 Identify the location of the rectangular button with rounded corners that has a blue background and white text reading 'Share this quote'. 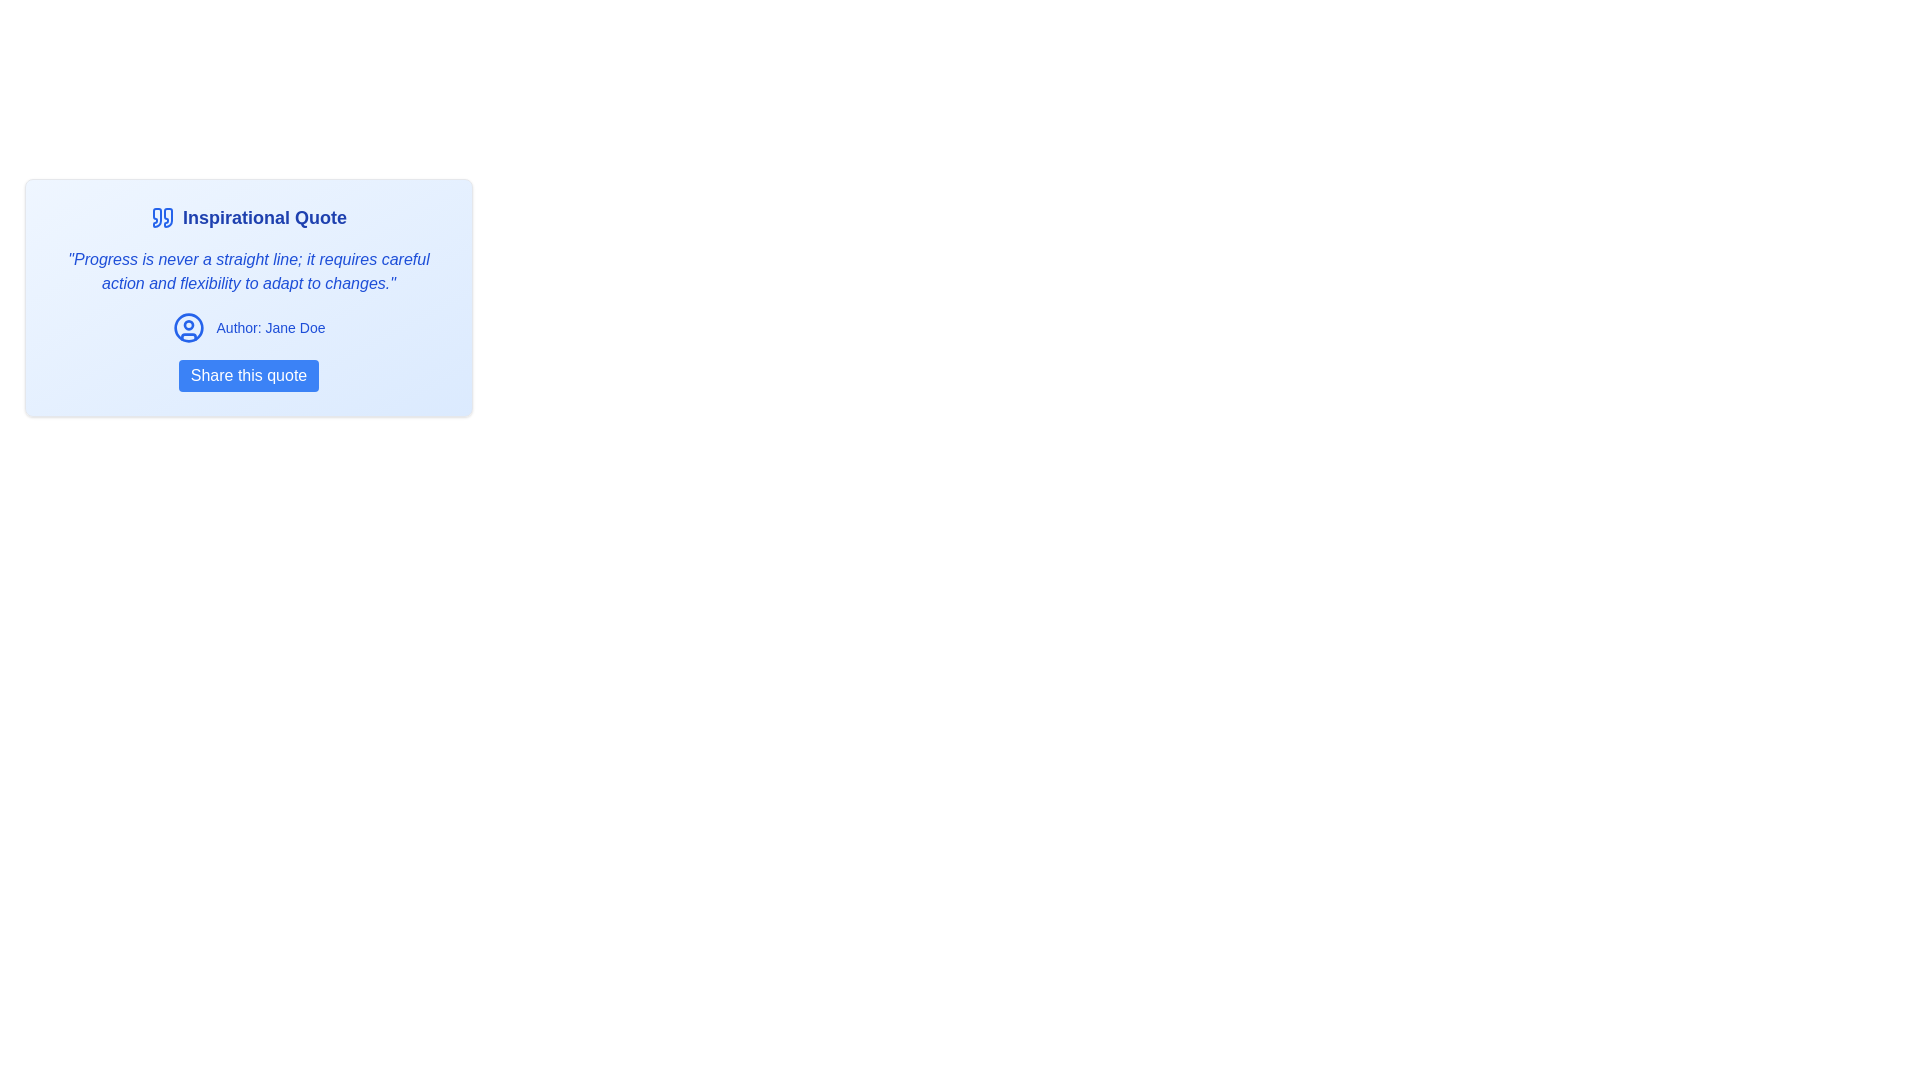
(248, 375).